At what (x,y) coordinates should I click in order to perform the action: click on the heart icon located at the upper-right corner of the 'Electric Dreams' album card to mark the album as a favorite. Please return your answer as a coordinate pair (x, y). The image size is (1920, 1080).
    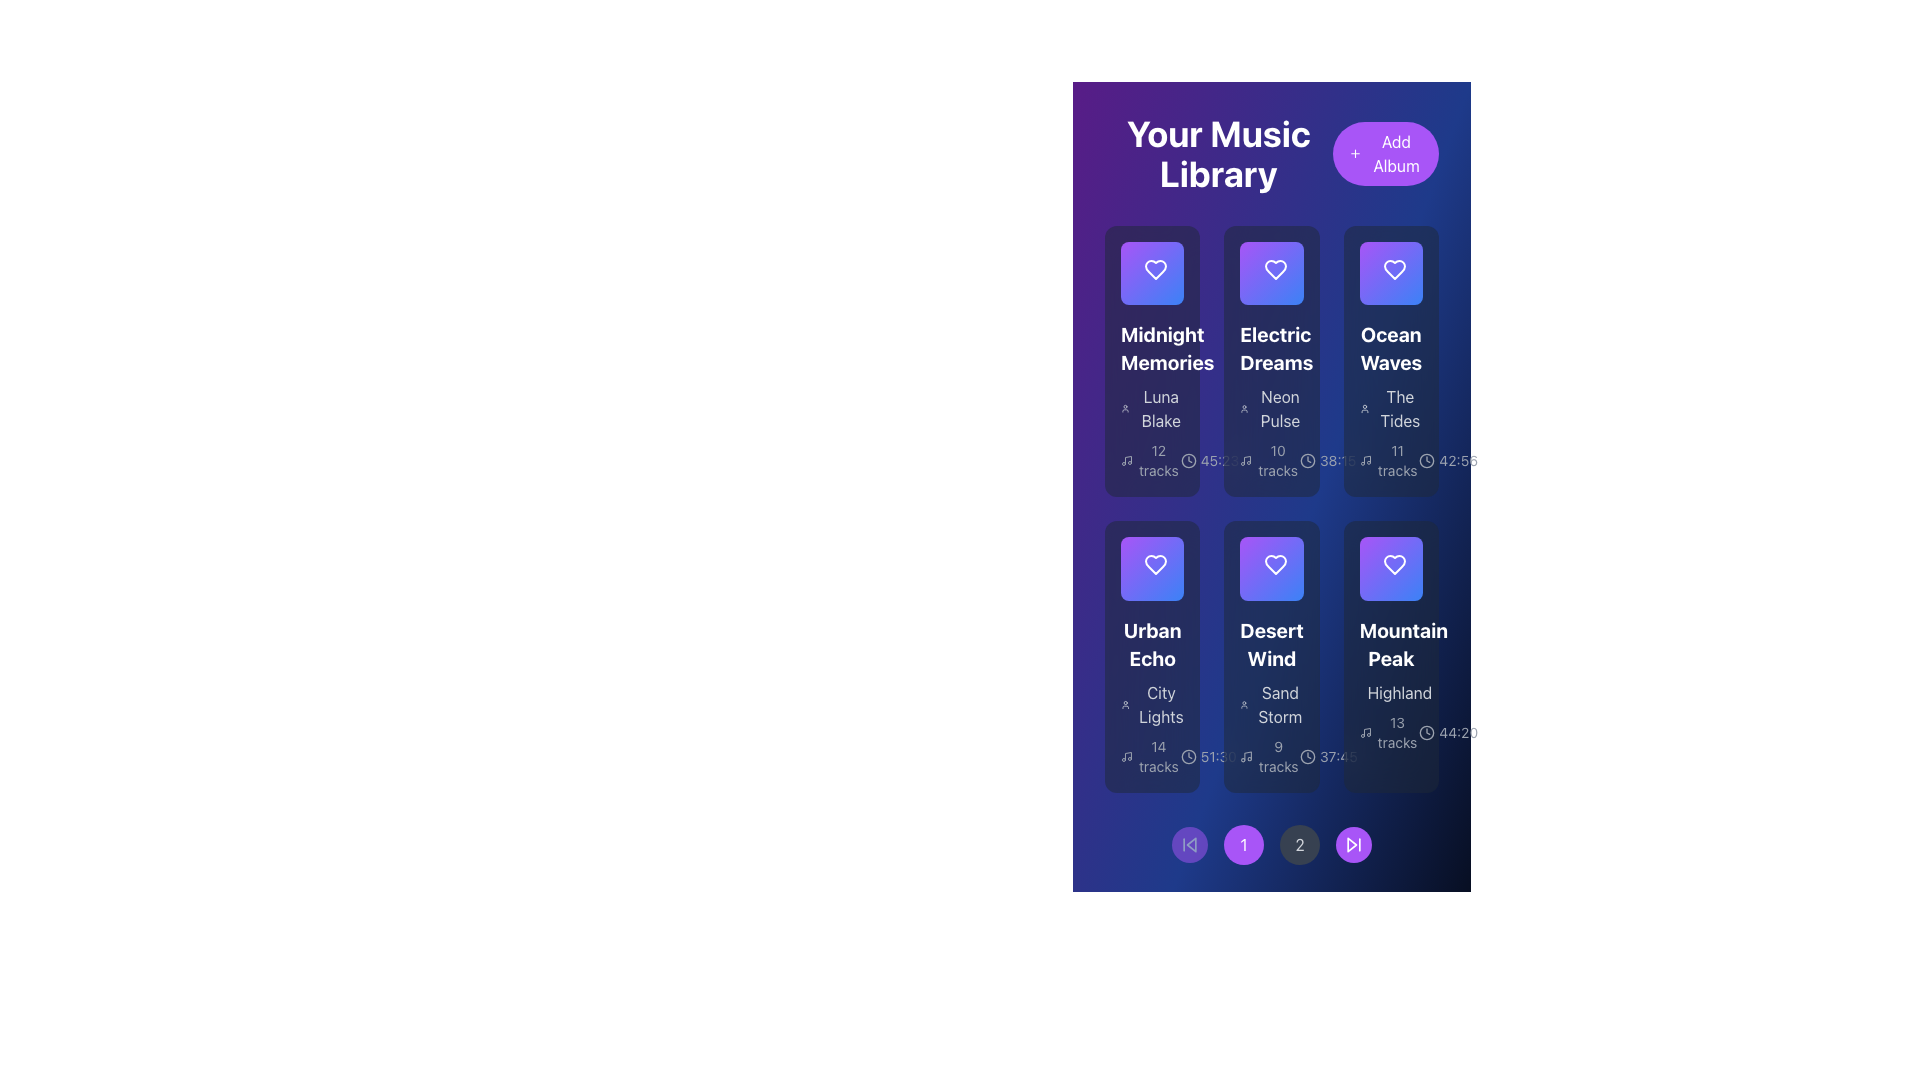
    Looking at the image, I should click on (1274, 273).